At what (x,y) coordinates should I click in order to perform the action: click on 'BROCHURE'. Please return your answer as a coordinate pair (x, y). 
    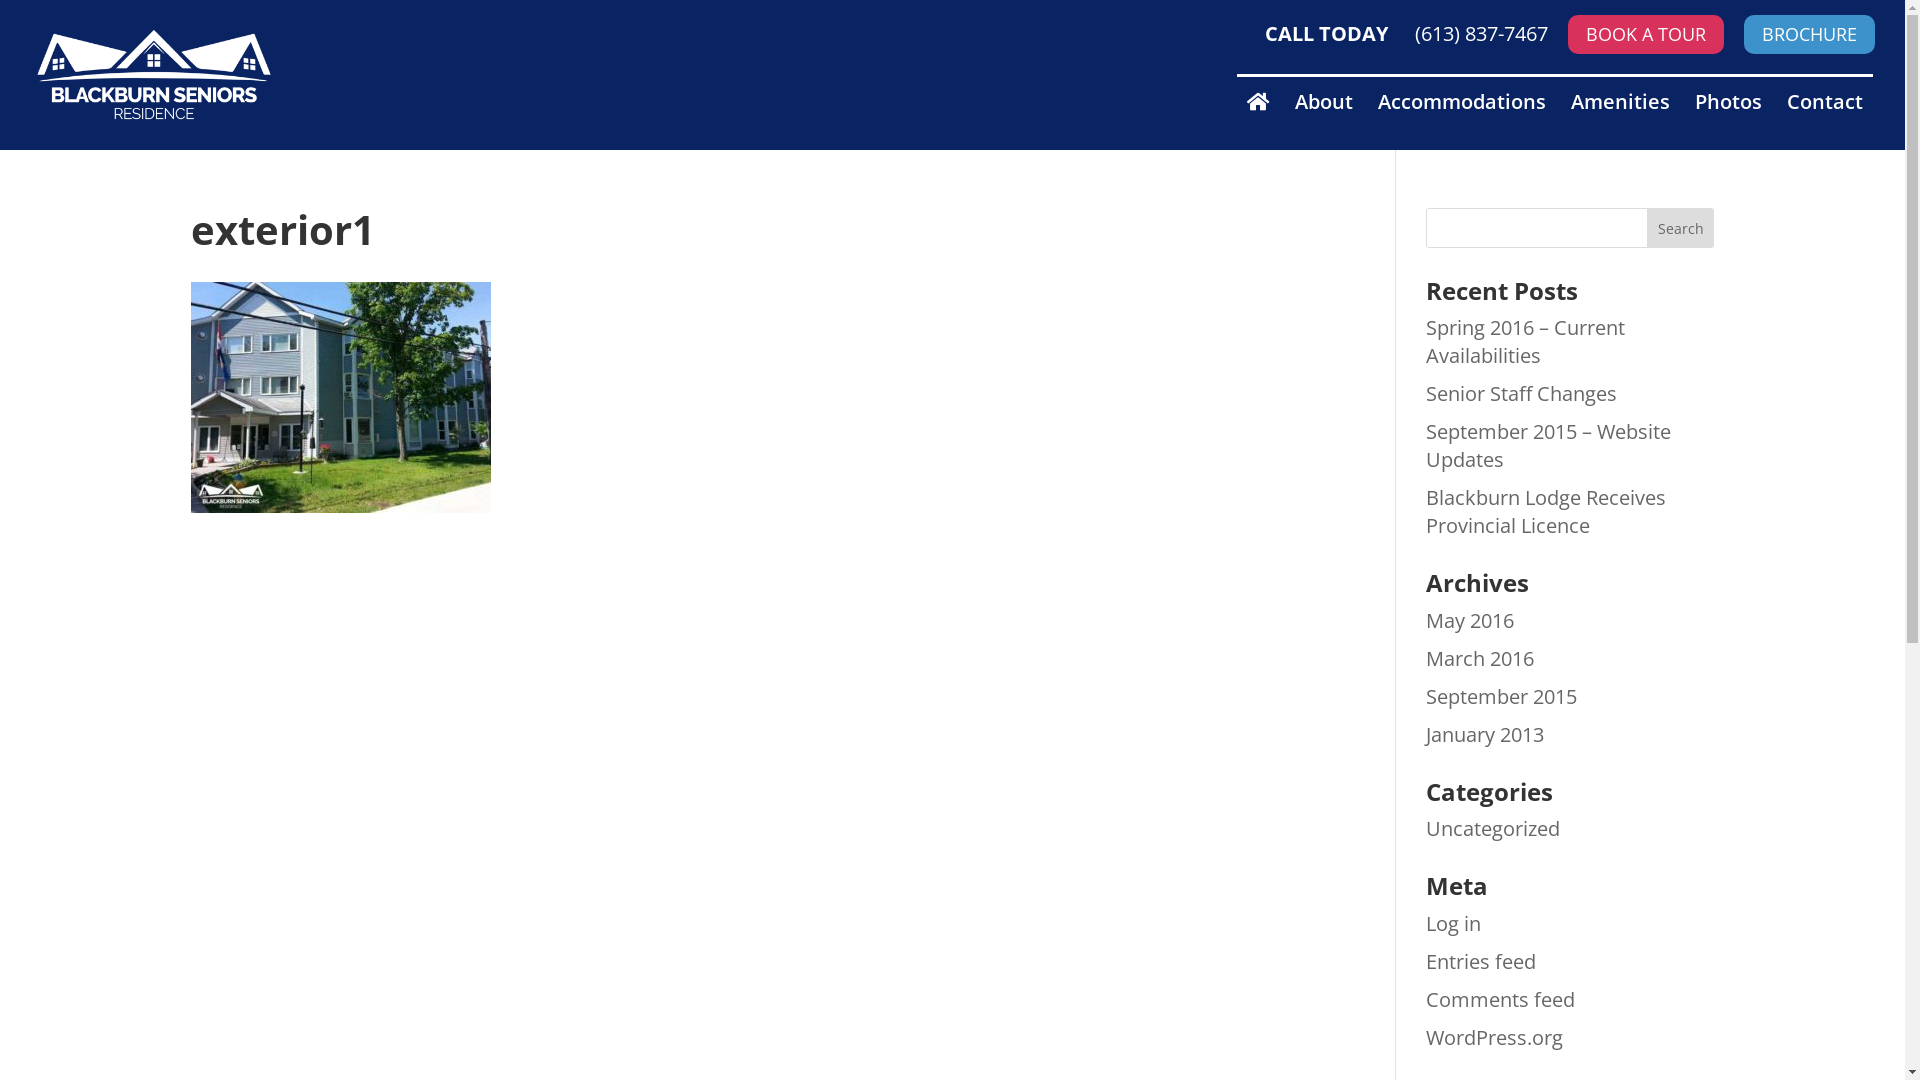
    Looking at the image, I should click on (1809, 34).